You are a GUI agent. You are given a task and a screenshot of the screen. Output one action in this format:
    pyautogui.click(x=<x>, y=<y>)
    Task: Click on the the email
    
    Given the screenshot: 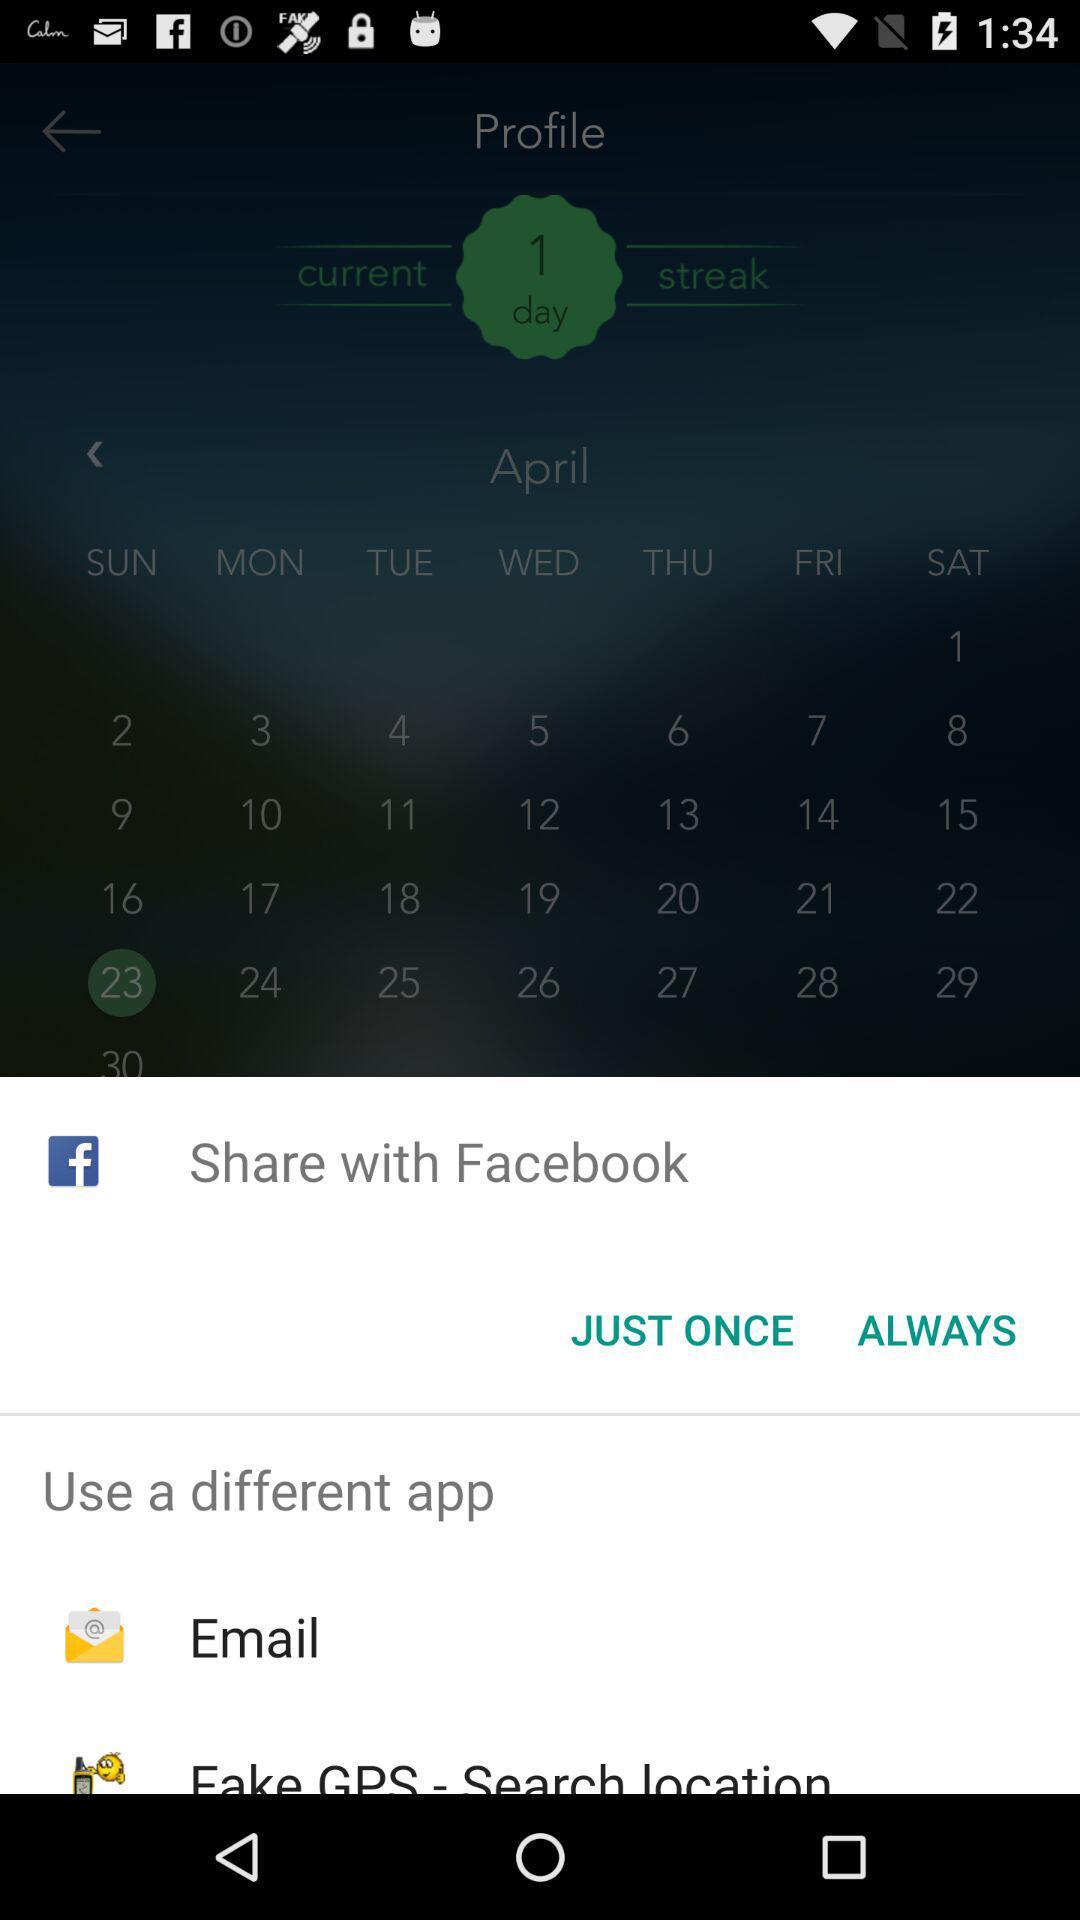 What is the action you would take?
    pyautogui.click(x=253, y=1636)
    